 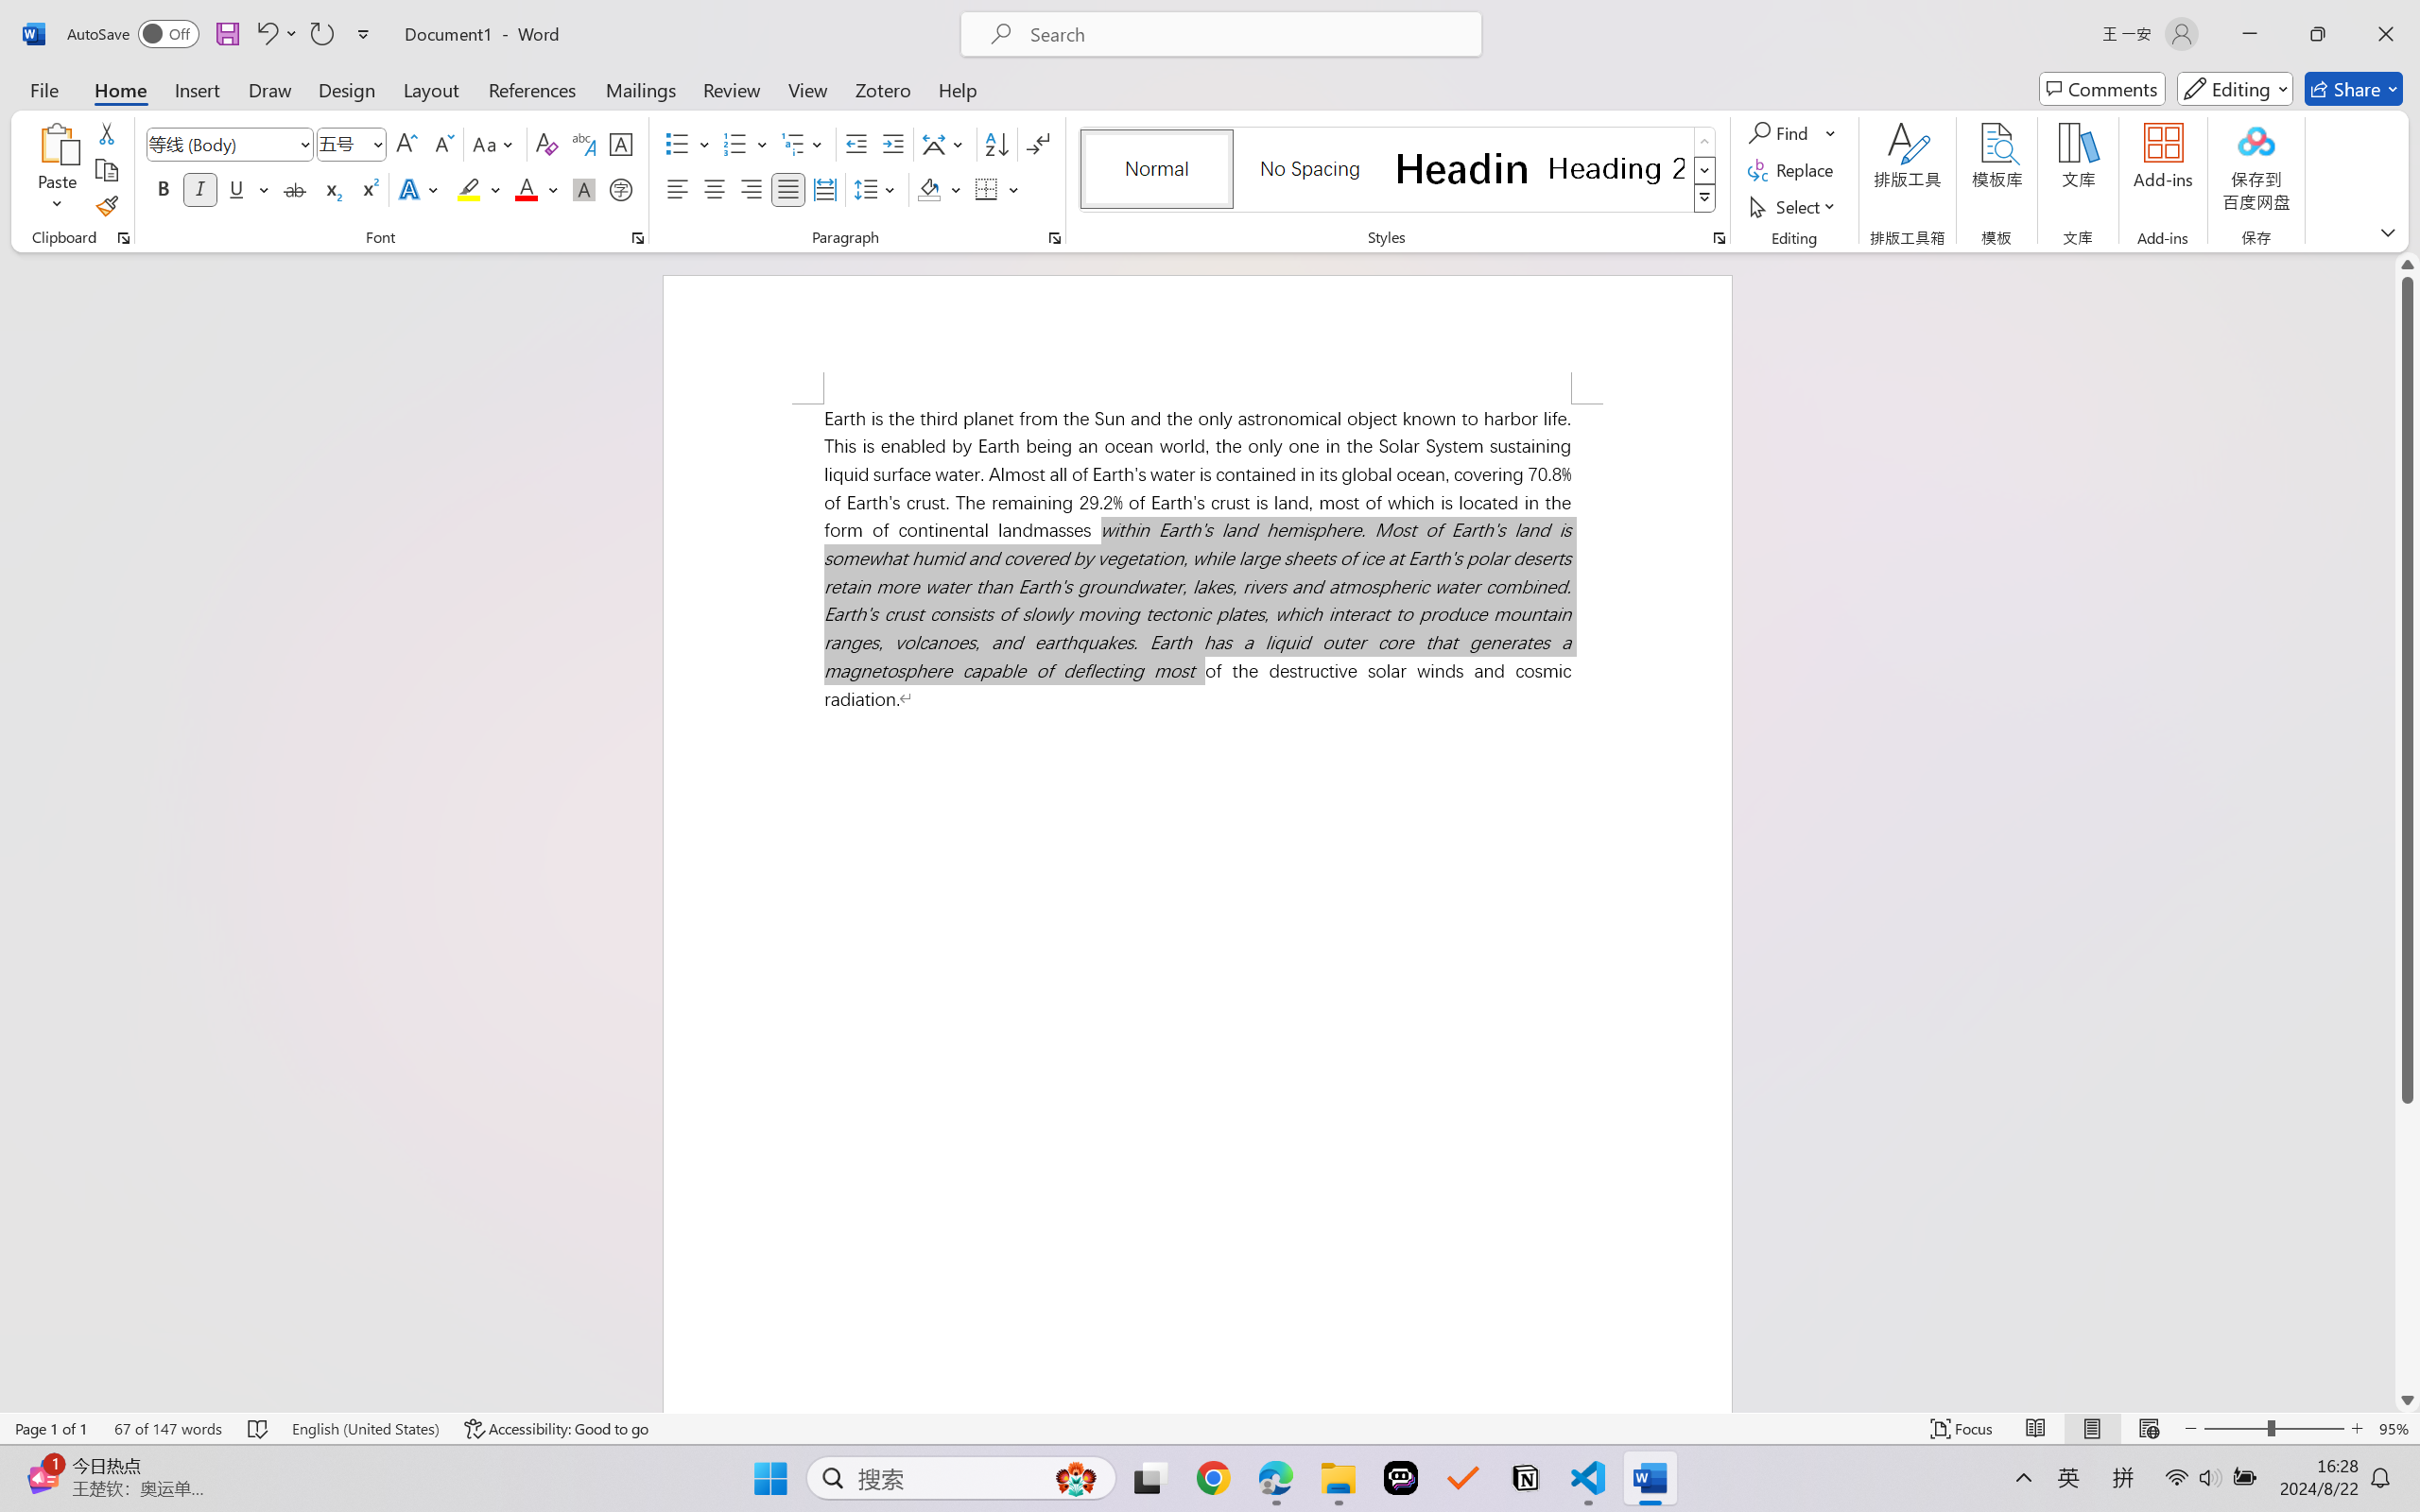 I want to click on 'Justify', so click(x=787, y=188).